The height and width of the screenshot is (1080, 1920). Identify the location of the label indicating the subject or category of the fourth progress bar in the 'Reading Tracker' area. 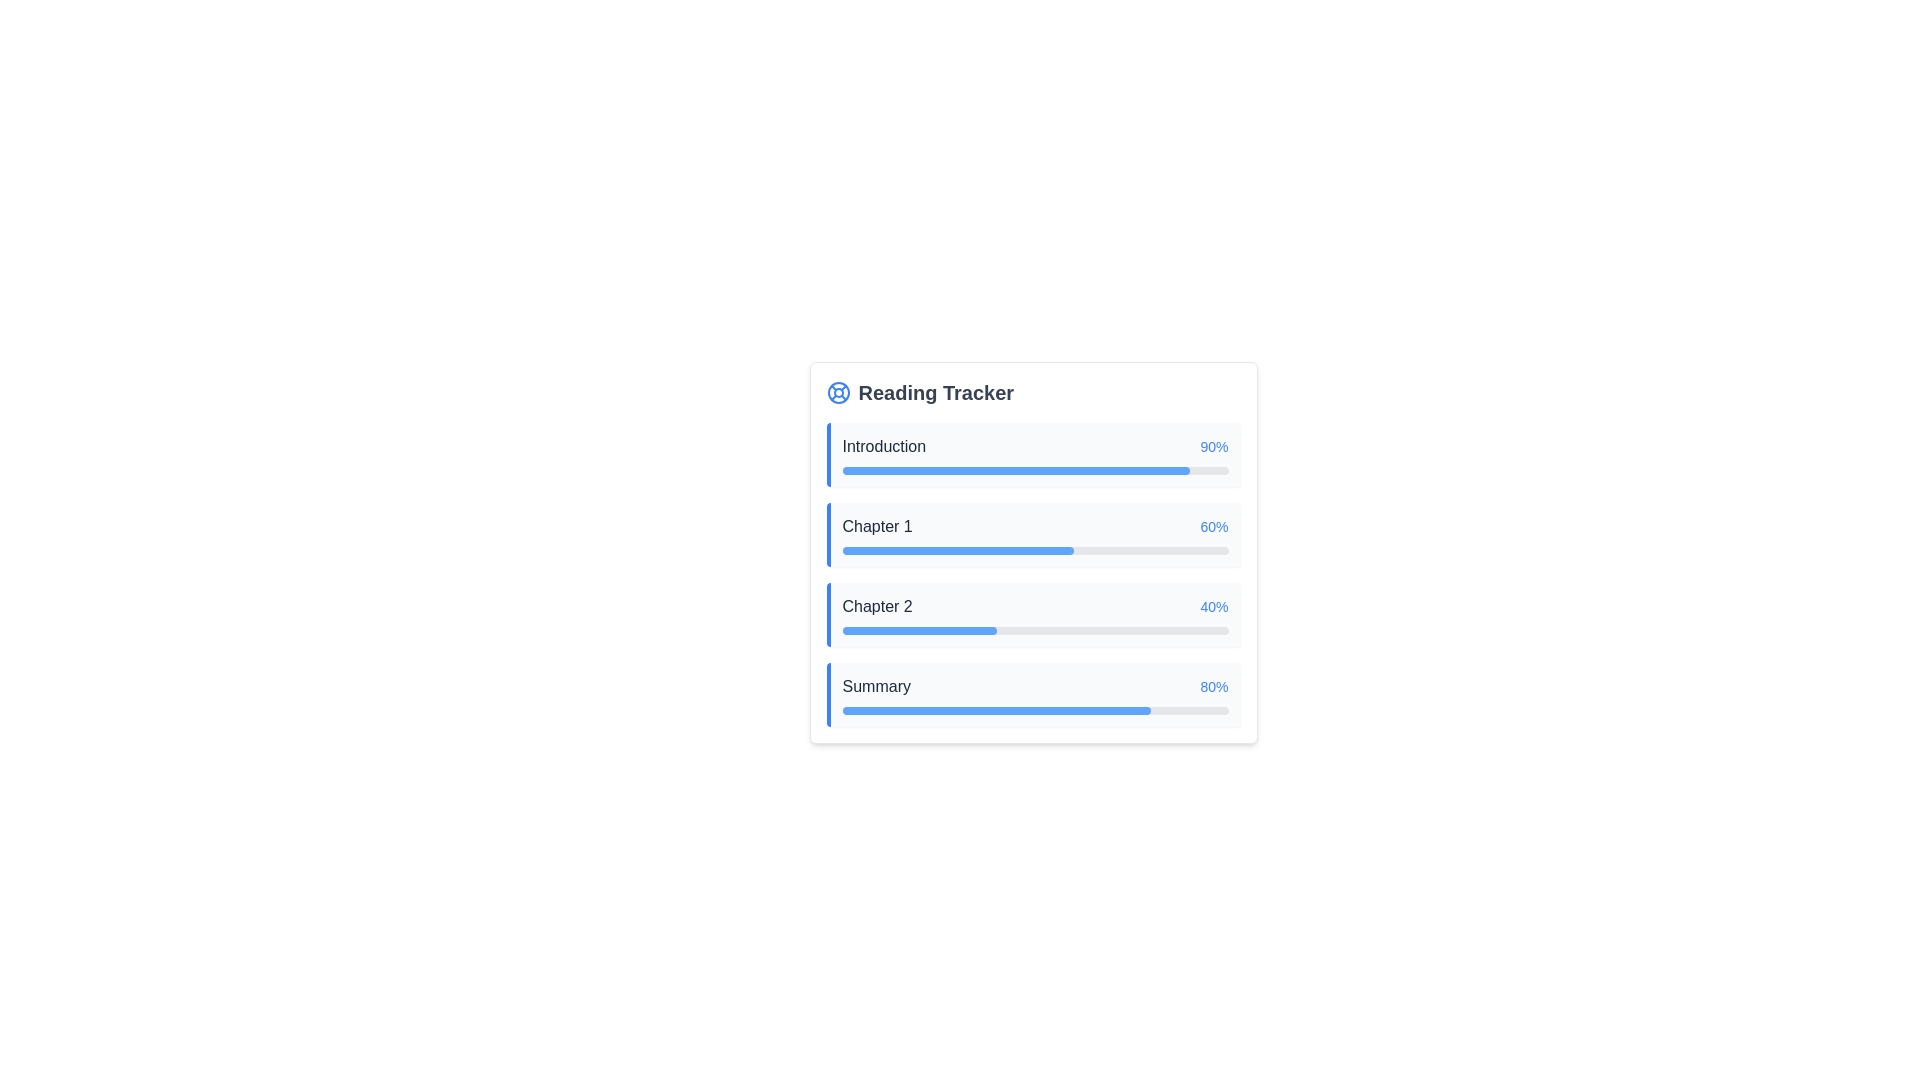
(876, 685).